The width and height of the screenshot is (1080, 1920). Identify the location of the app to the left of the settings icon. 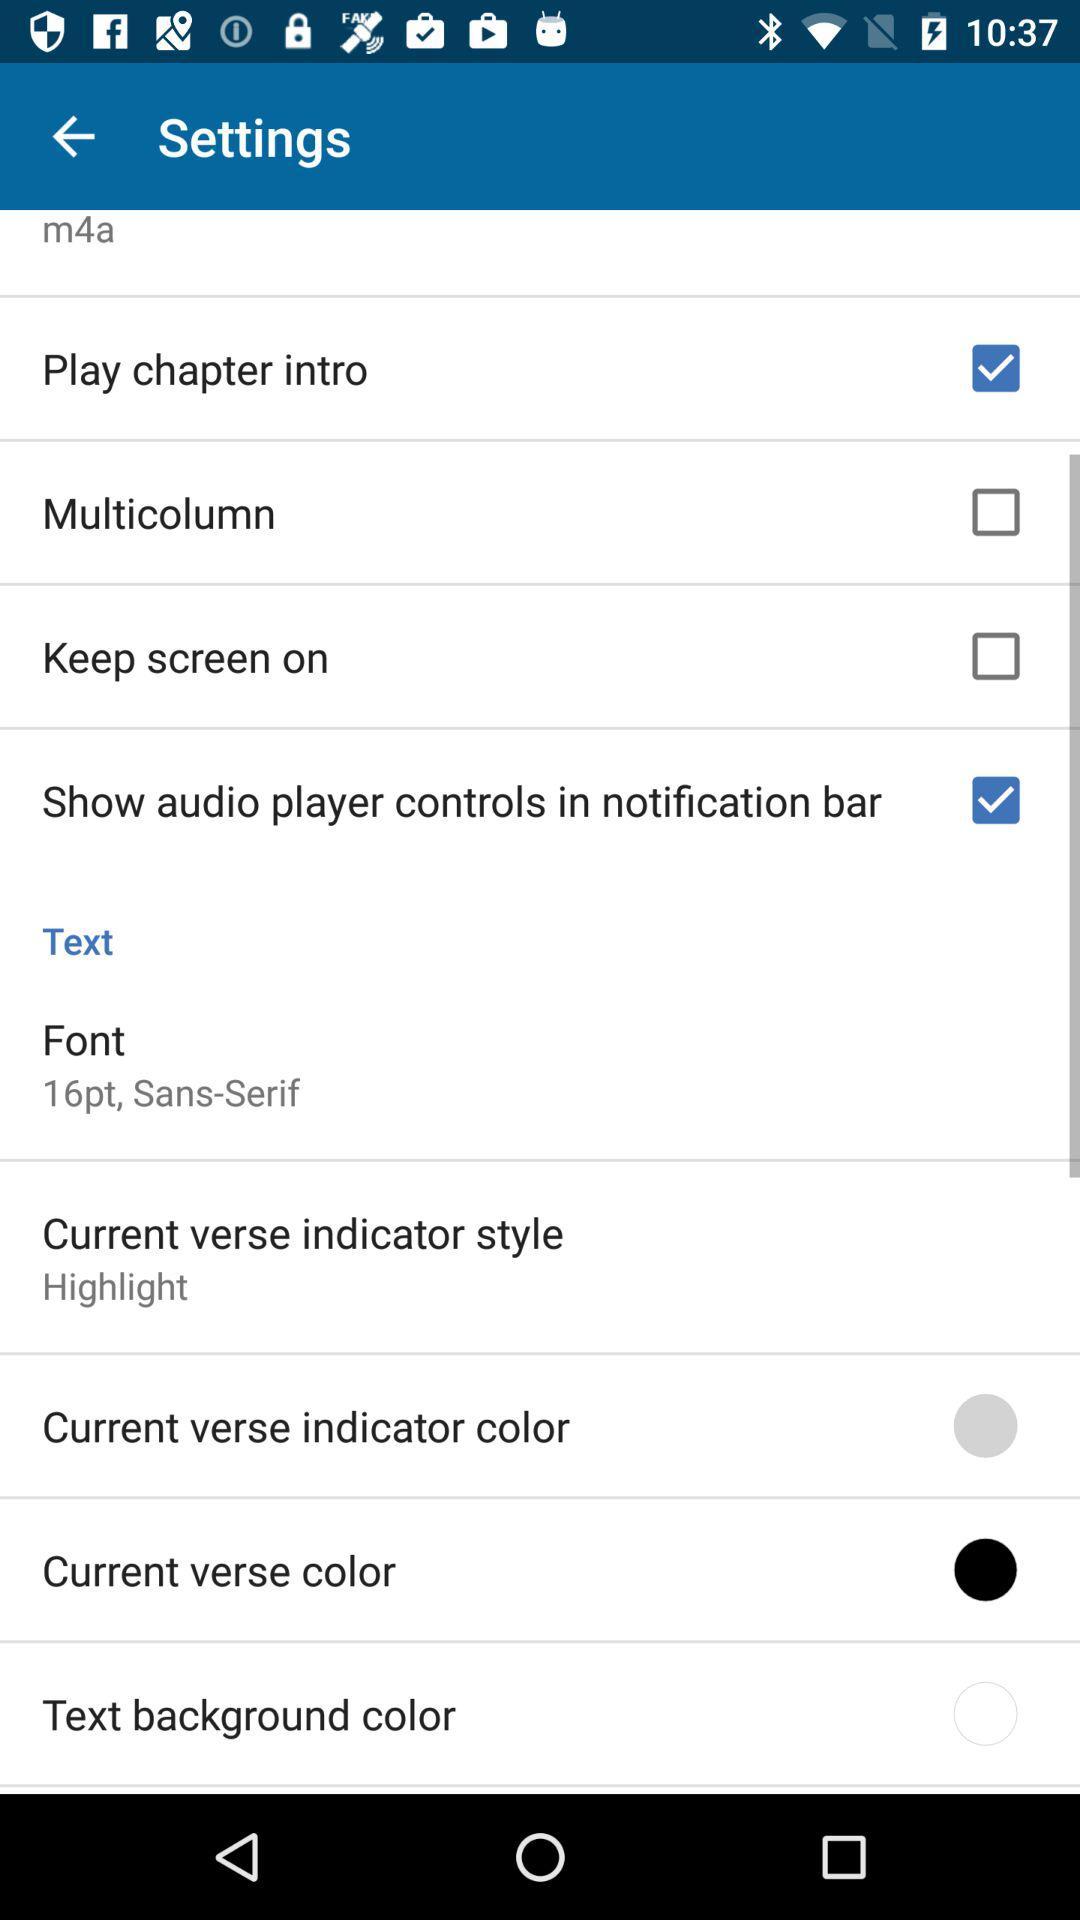
(72, 135).